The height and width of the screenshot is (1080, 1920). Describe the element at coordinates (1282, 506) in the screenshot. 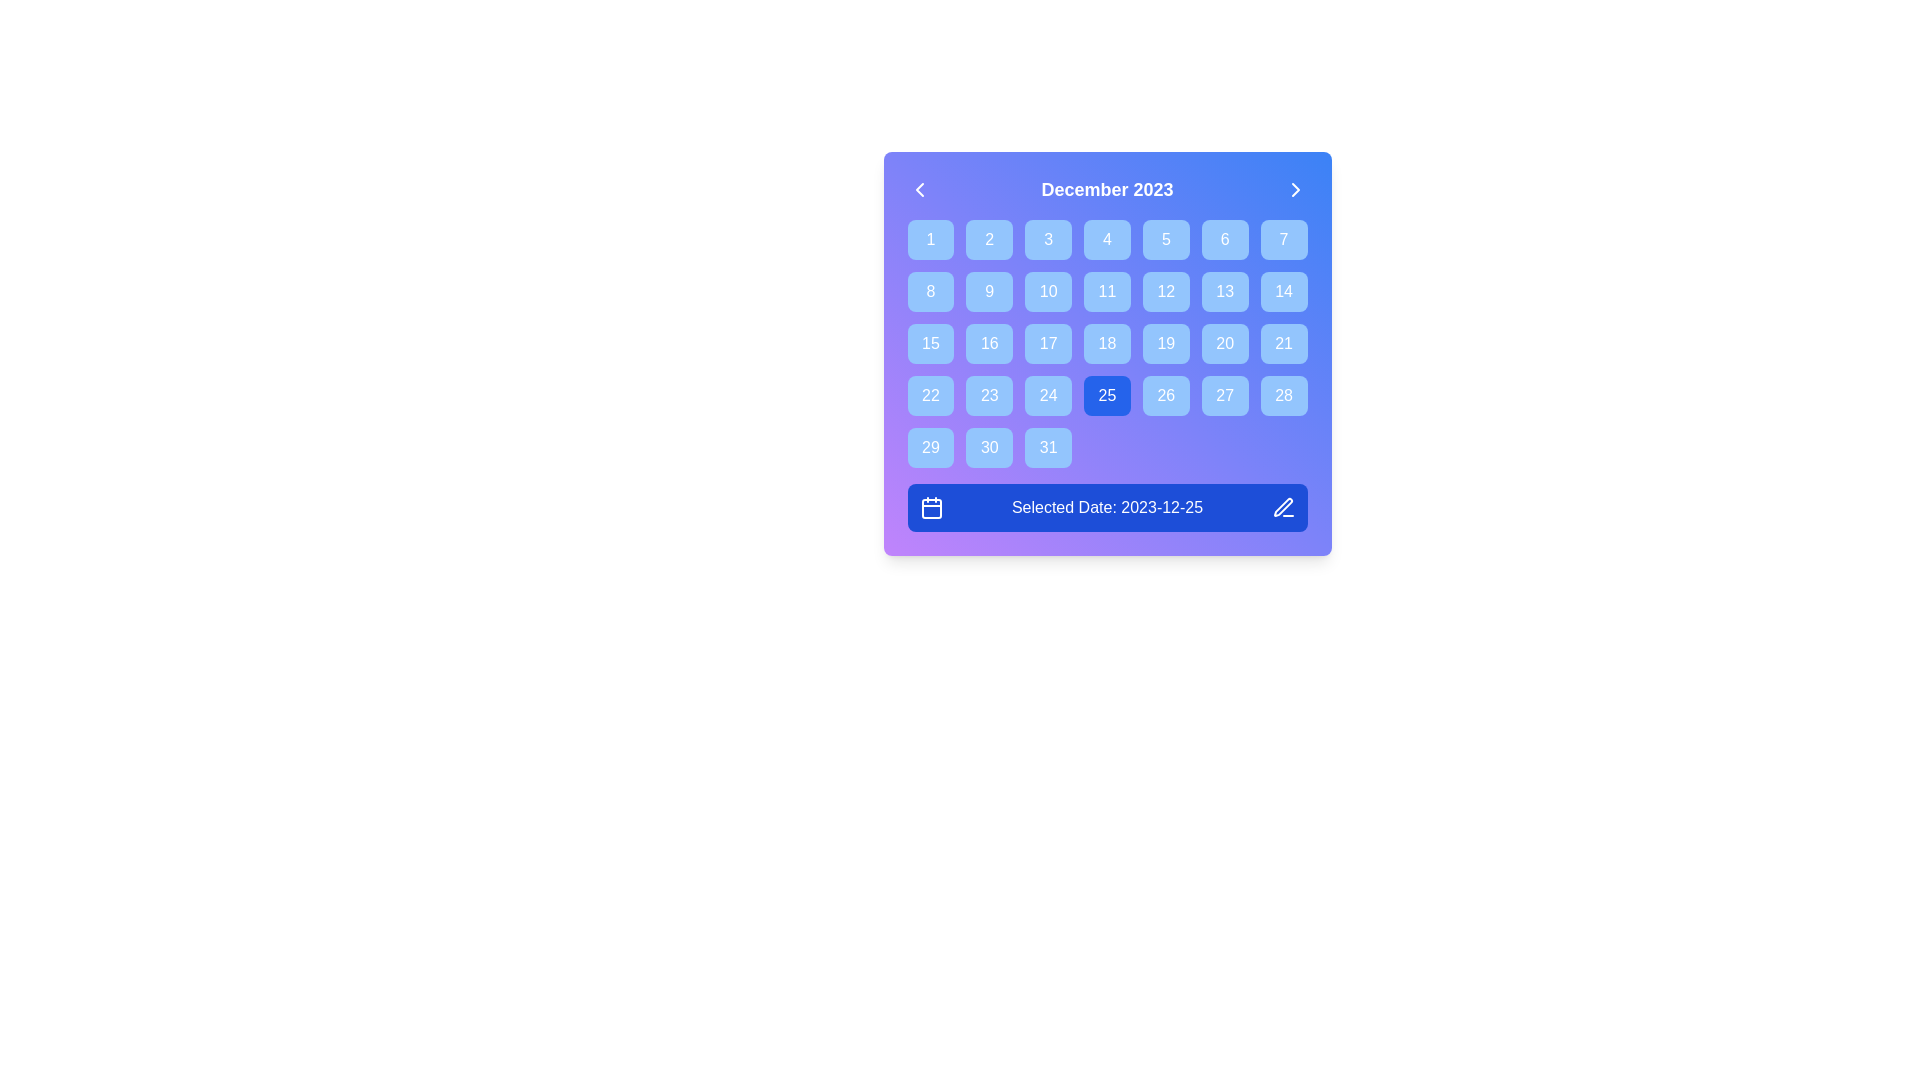

I see `the pen-like icon located in the small square button at the bottom-right corner of the calendar widget` at that location.